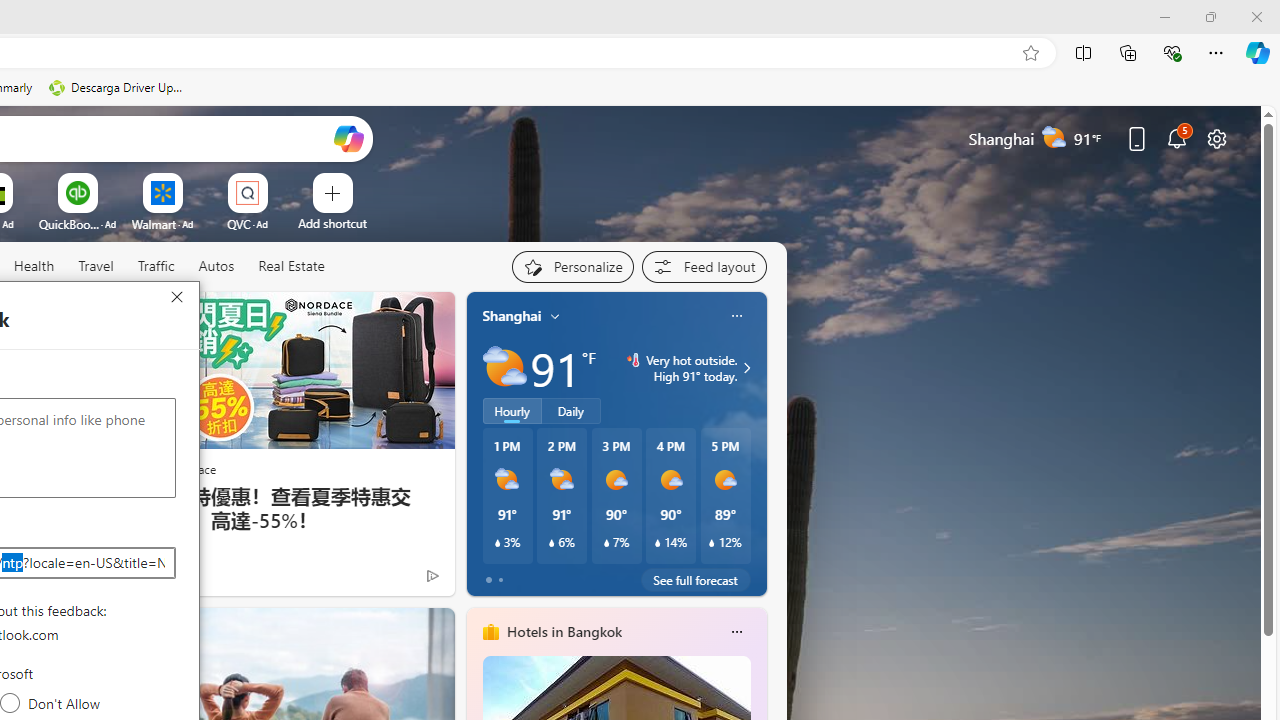 The height and width of the screenshot is (720, 1280). What do you see at coordinates (712, 543) in the screenshot?
I see `'Class: weather-current-precipitation-glyph'` at bounding box center [712, 543].